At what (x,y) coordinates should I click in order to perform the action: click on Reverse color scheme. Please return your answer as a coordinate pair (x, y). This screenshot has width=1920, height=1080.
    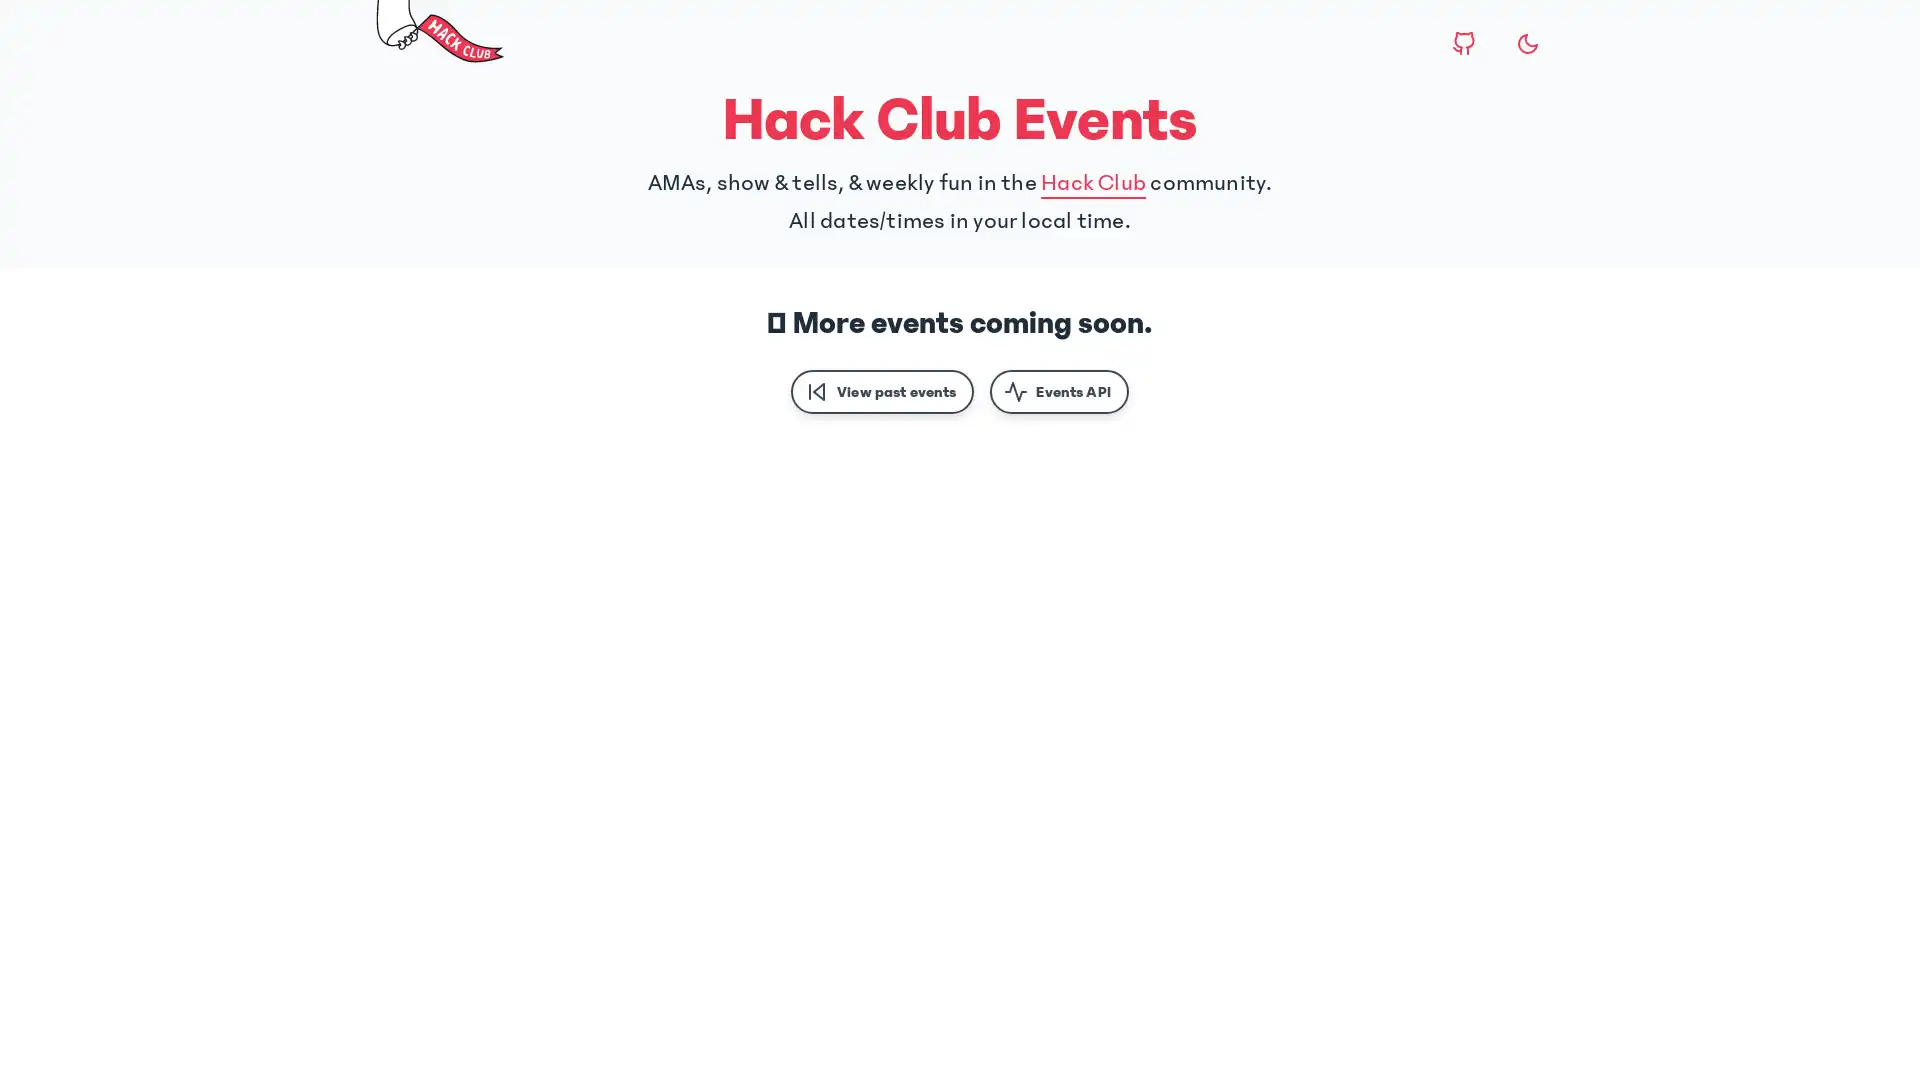
    Looking at the image, I should click on (1526, 43).